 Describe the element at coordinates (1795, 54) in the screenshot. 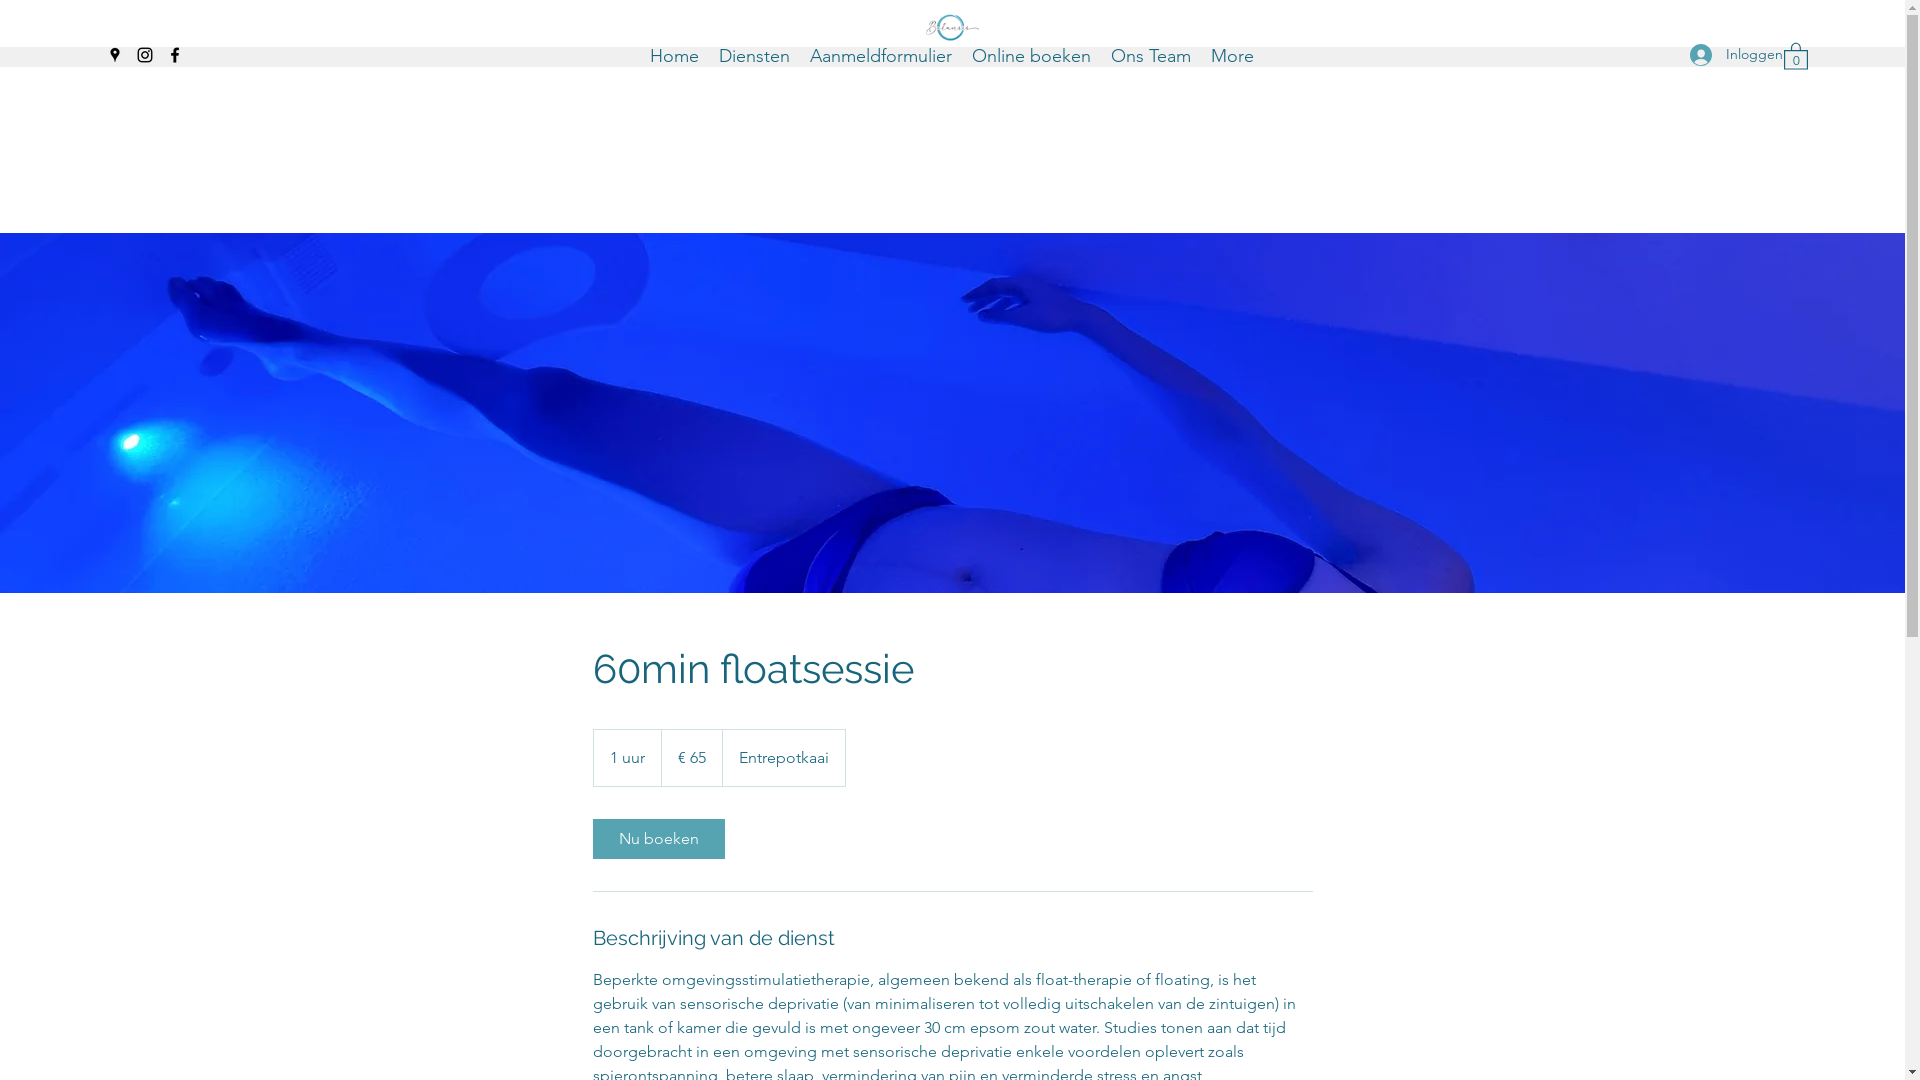

I see `'0'` at that location.